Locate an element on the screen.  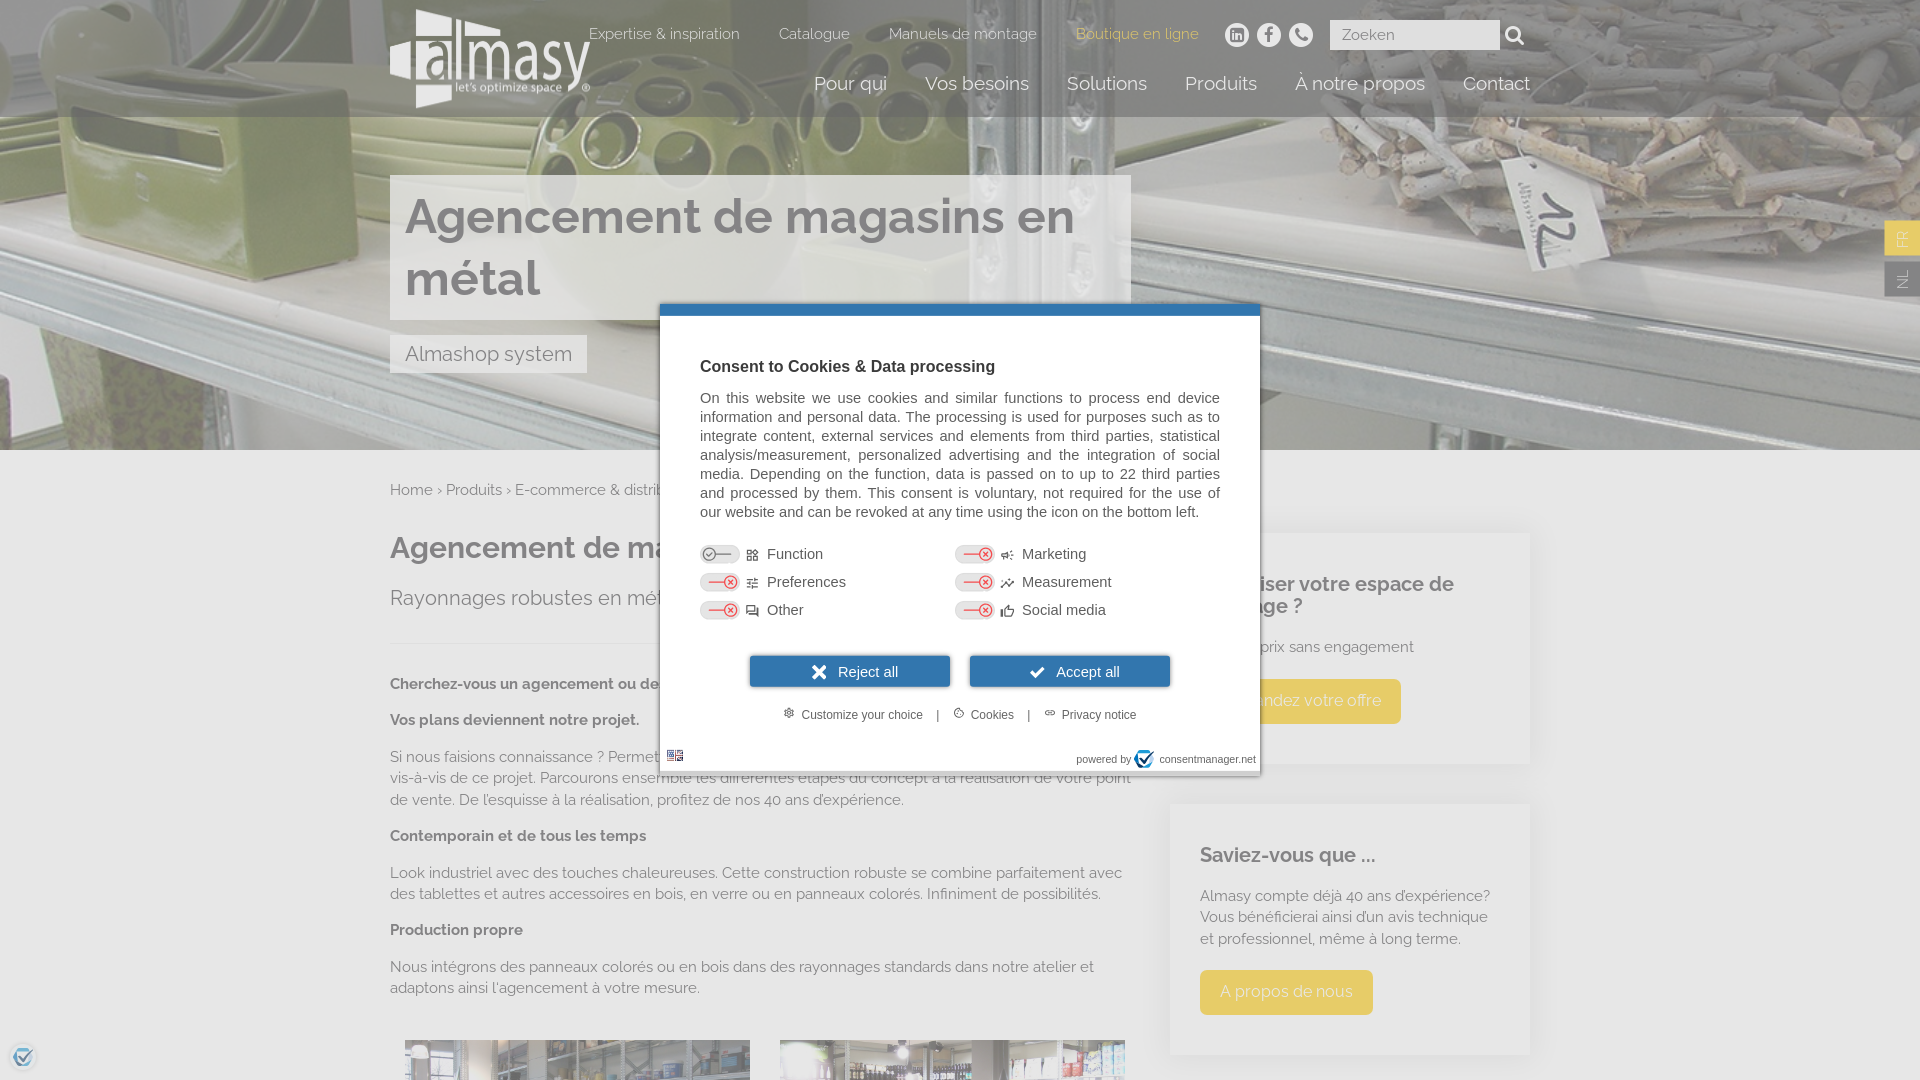
'consentmanager.net' is located at coordinates (1195, 759).